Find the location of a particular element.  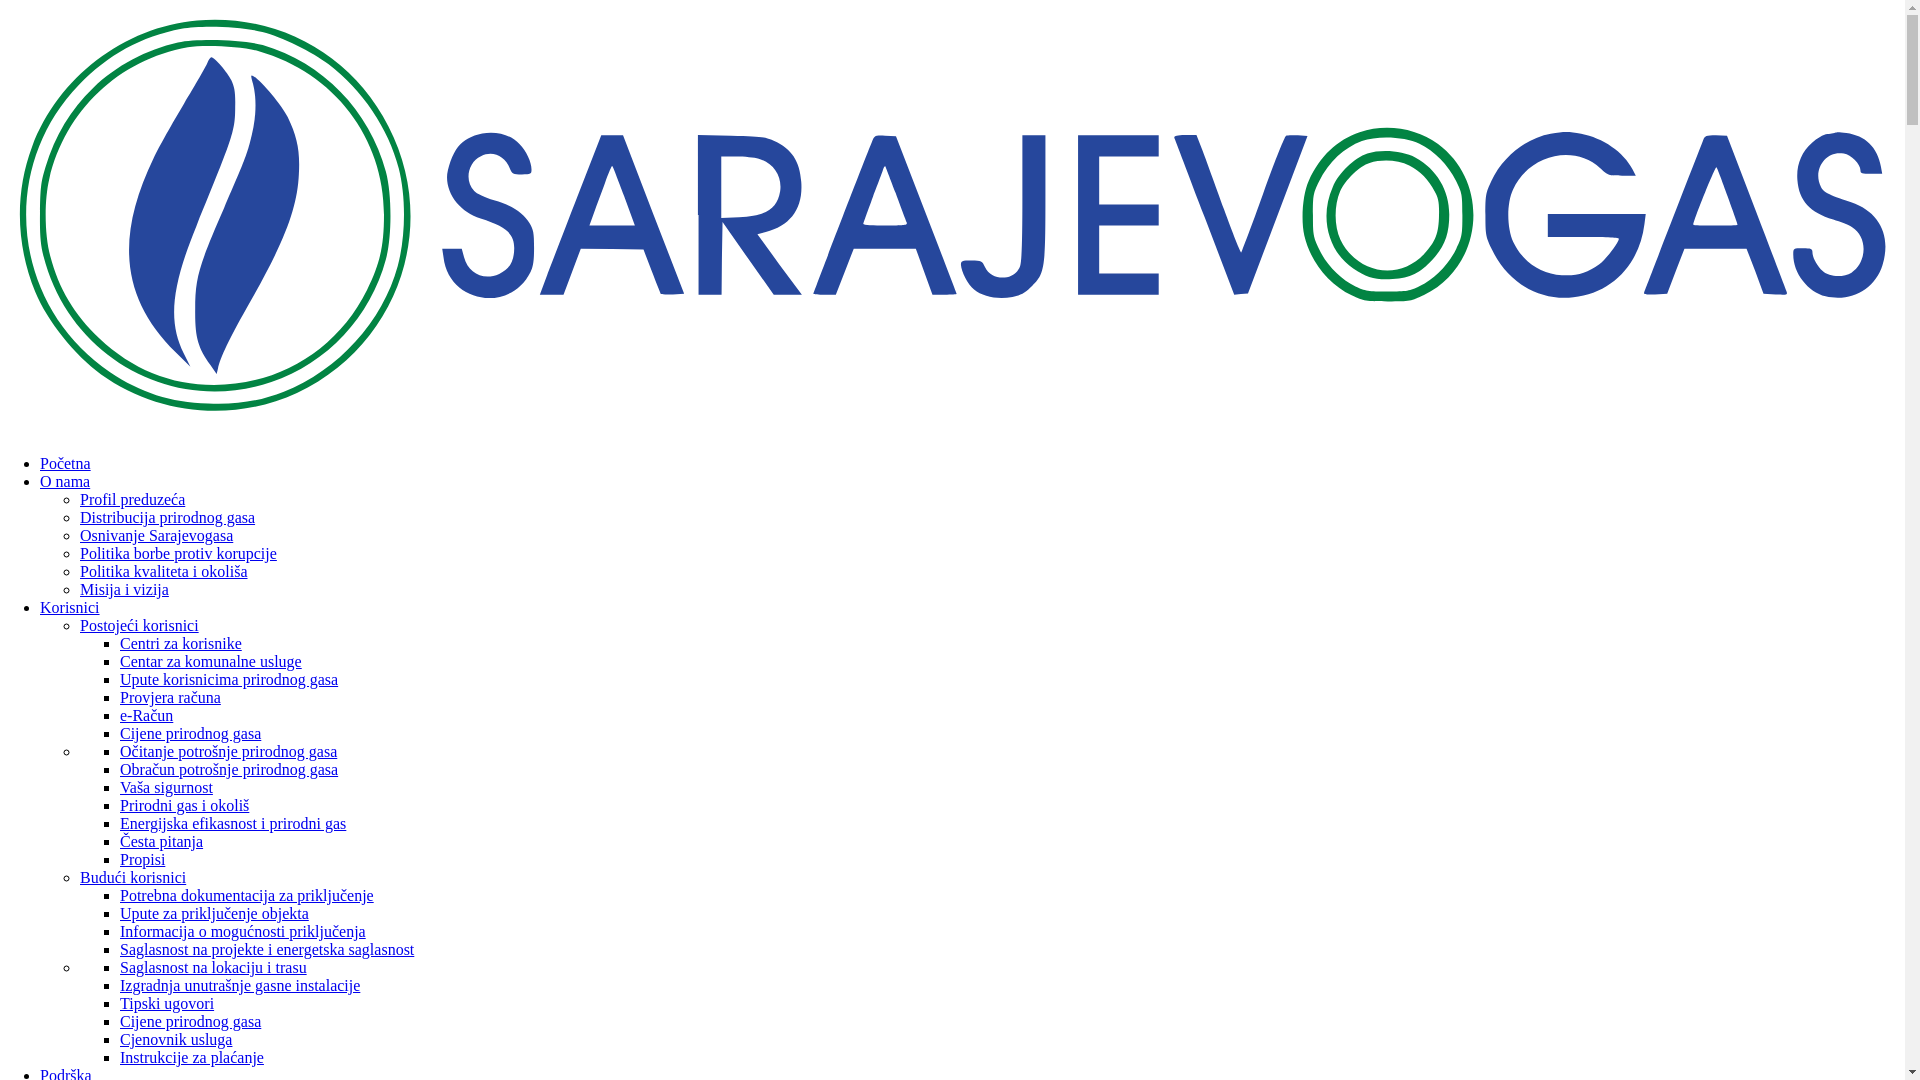

'Cijene prirodnog gasa' is located at coordinates (190, 733).